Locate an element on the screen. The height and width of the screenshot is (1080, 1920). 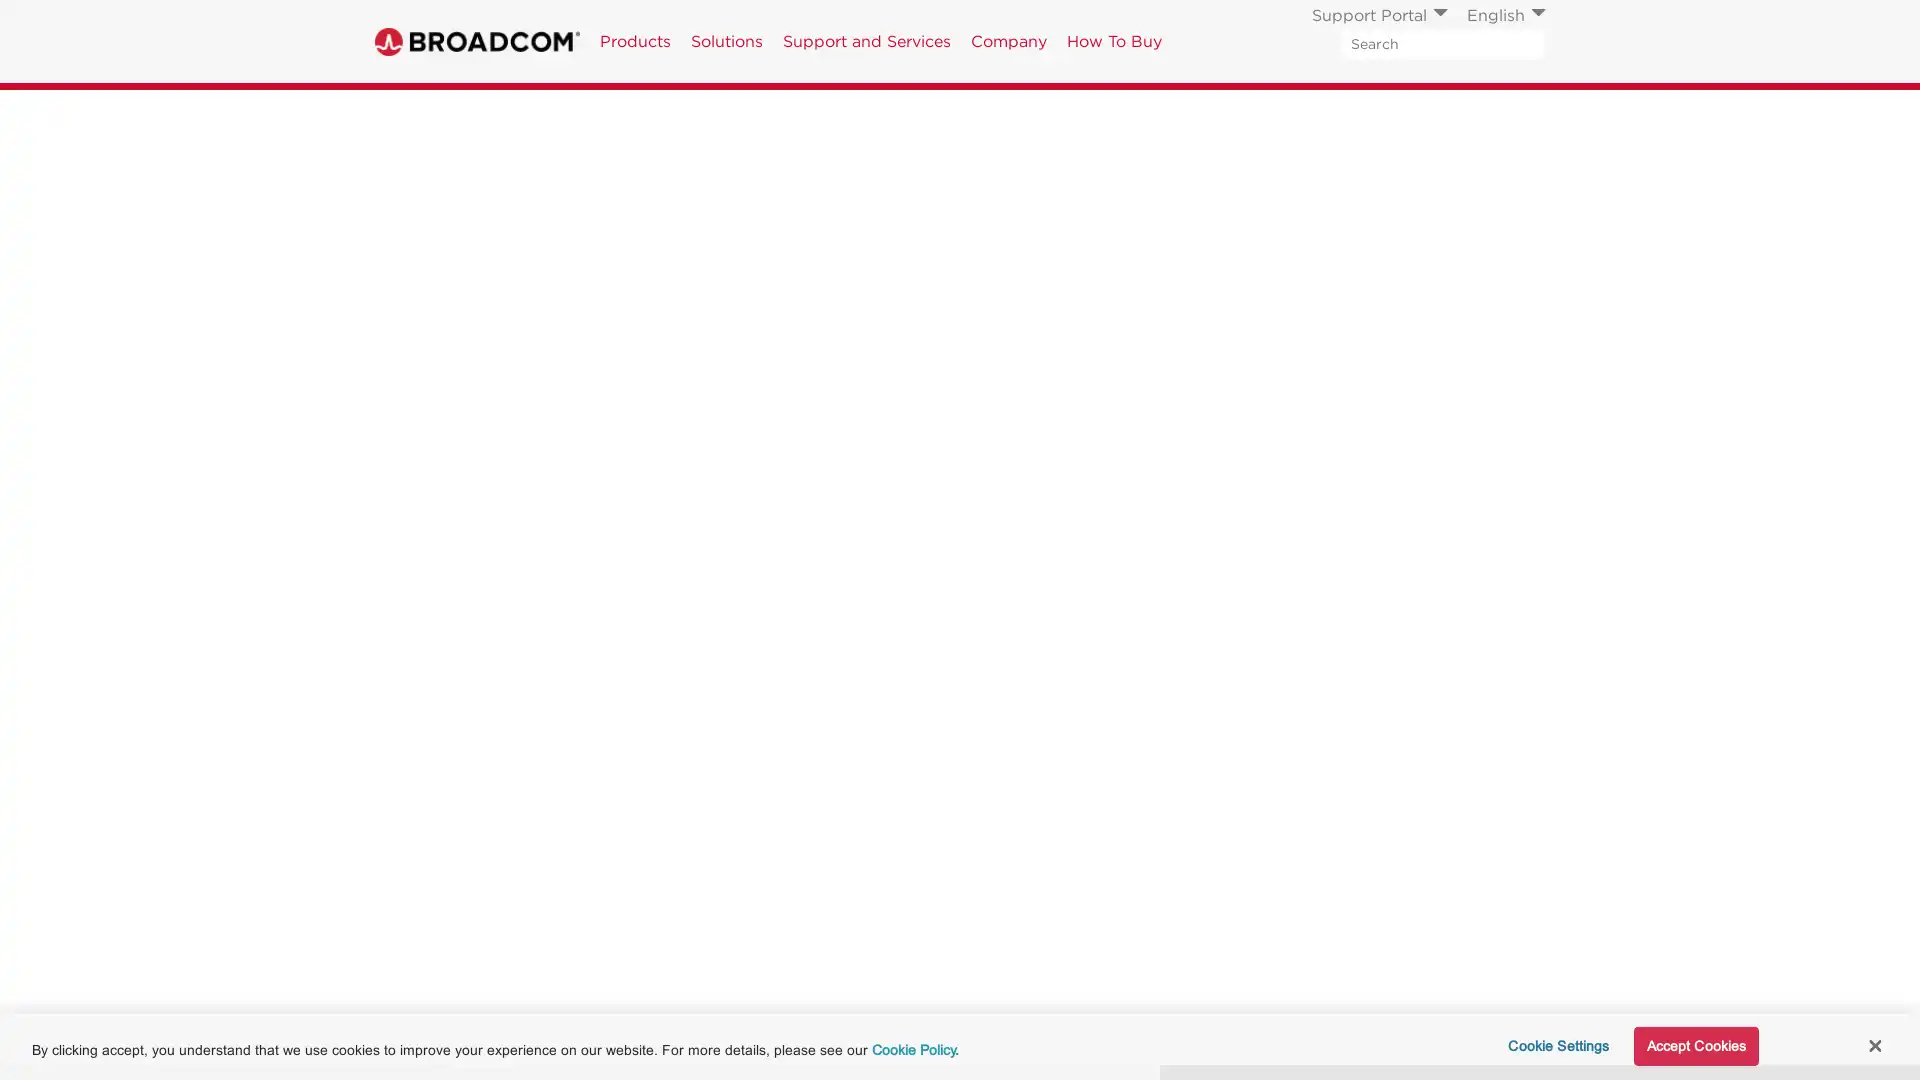
How To Buy is located at coordinates (1113, 41).